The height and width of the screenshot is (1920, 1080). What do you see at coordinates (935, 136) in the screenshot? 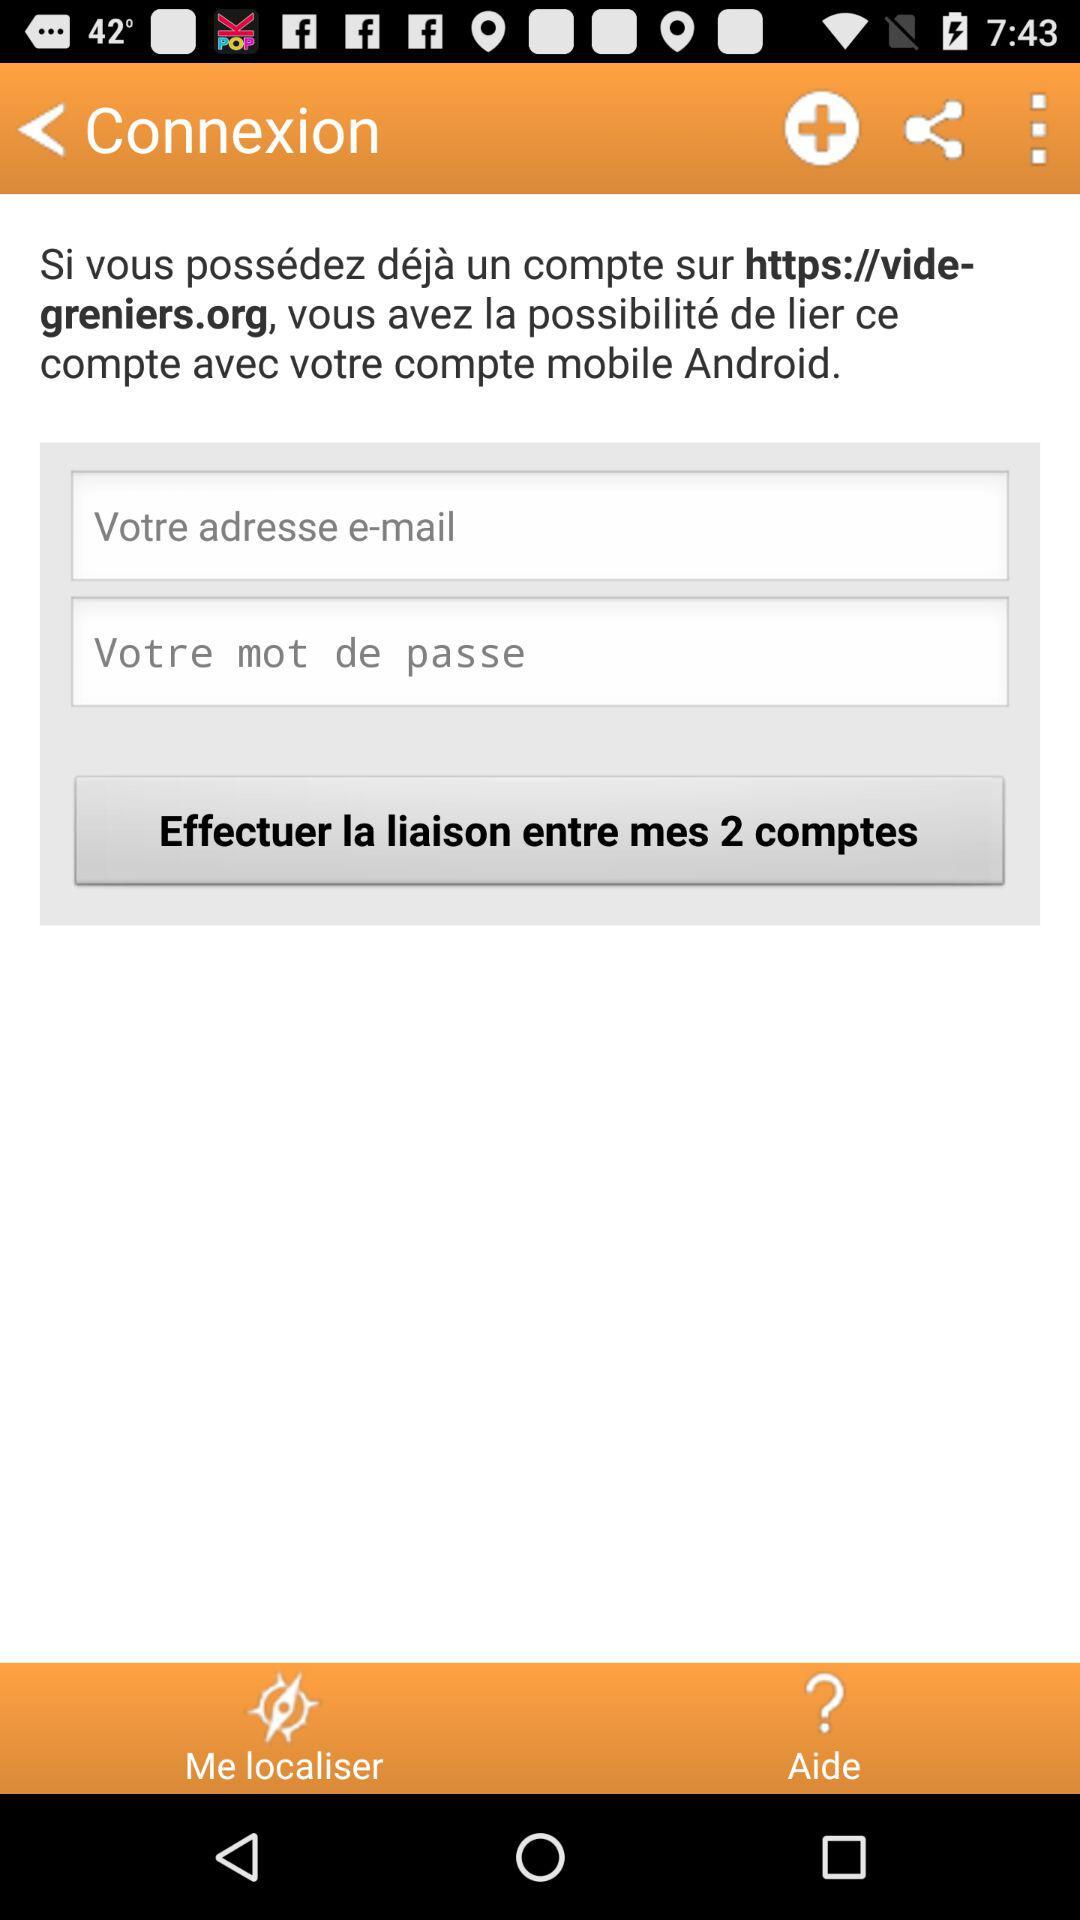
I see `the share icon` at bounding box center [935, 136].